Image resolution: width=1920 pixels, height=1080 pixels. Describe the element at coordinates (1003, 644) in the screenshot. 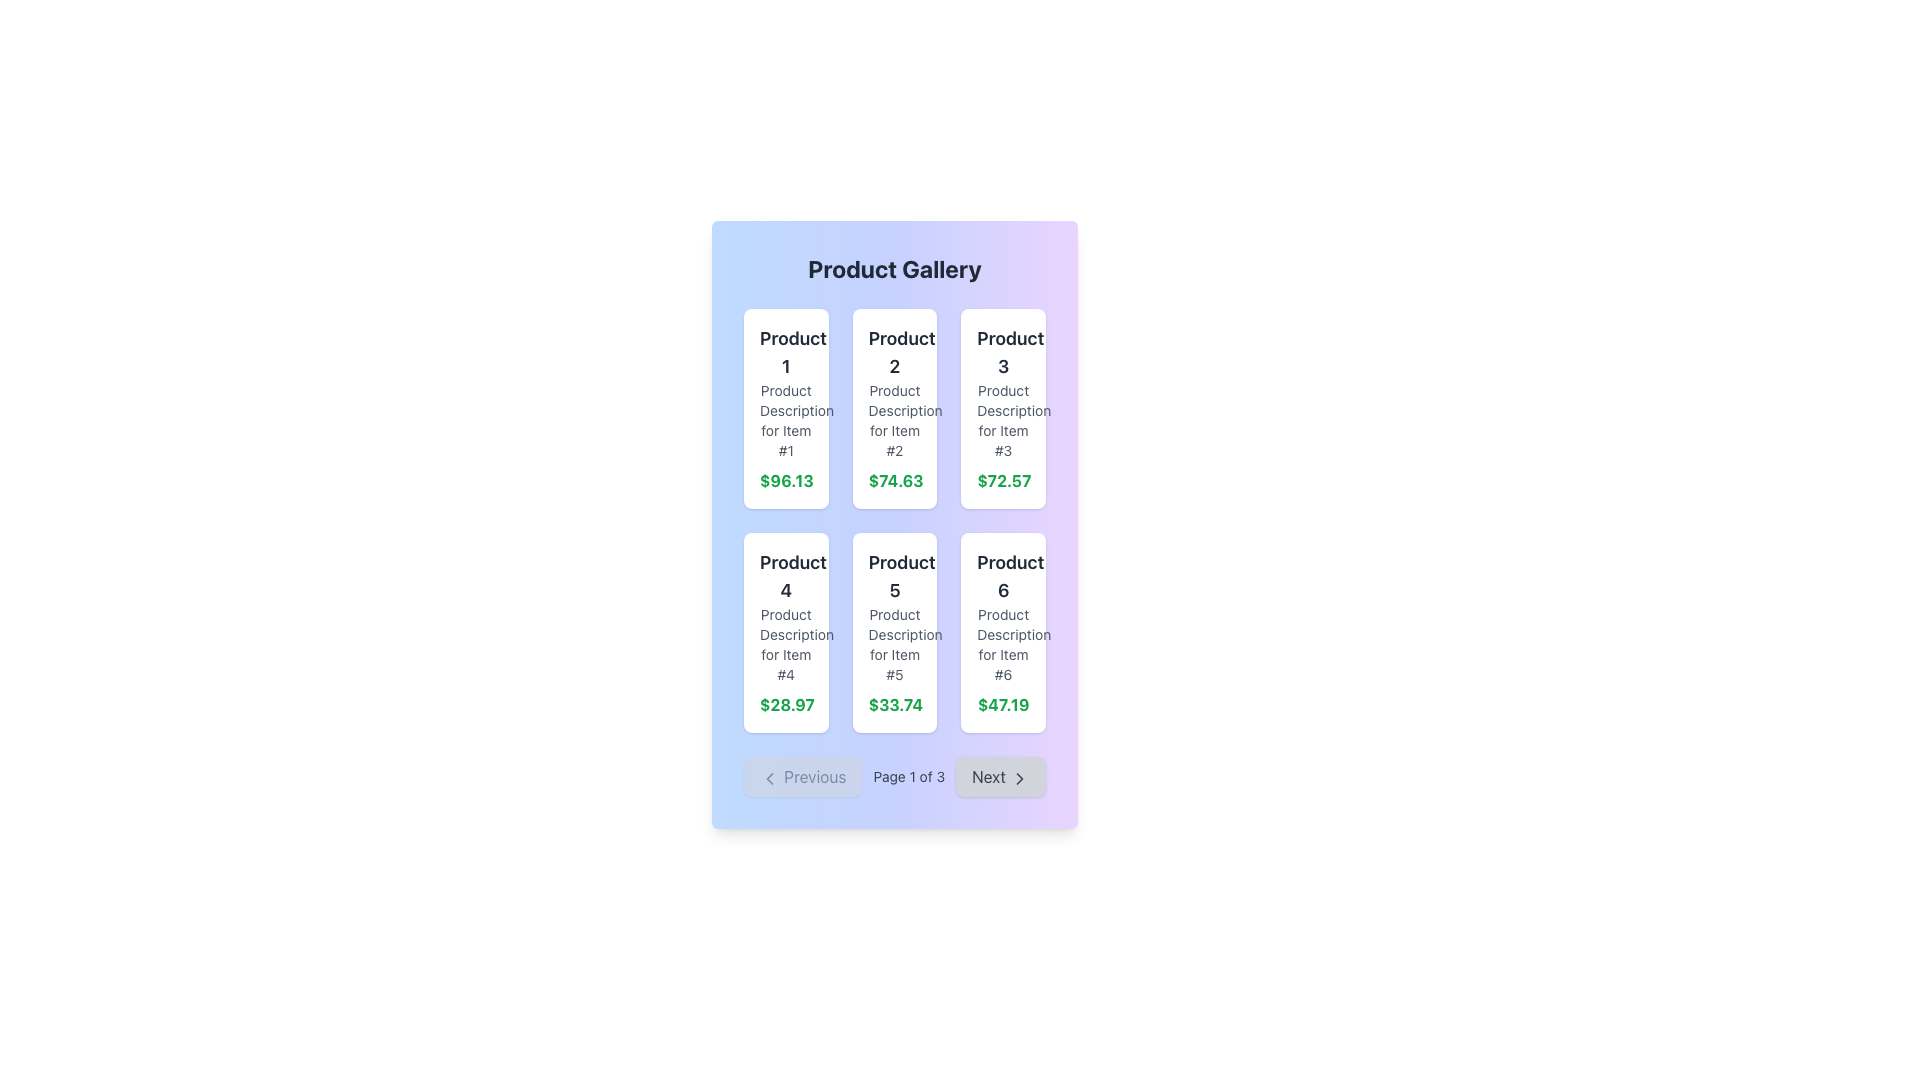

I see `the descriptive text label for 'Product 6' located in the bottom-right card of the grid layout` at that location.